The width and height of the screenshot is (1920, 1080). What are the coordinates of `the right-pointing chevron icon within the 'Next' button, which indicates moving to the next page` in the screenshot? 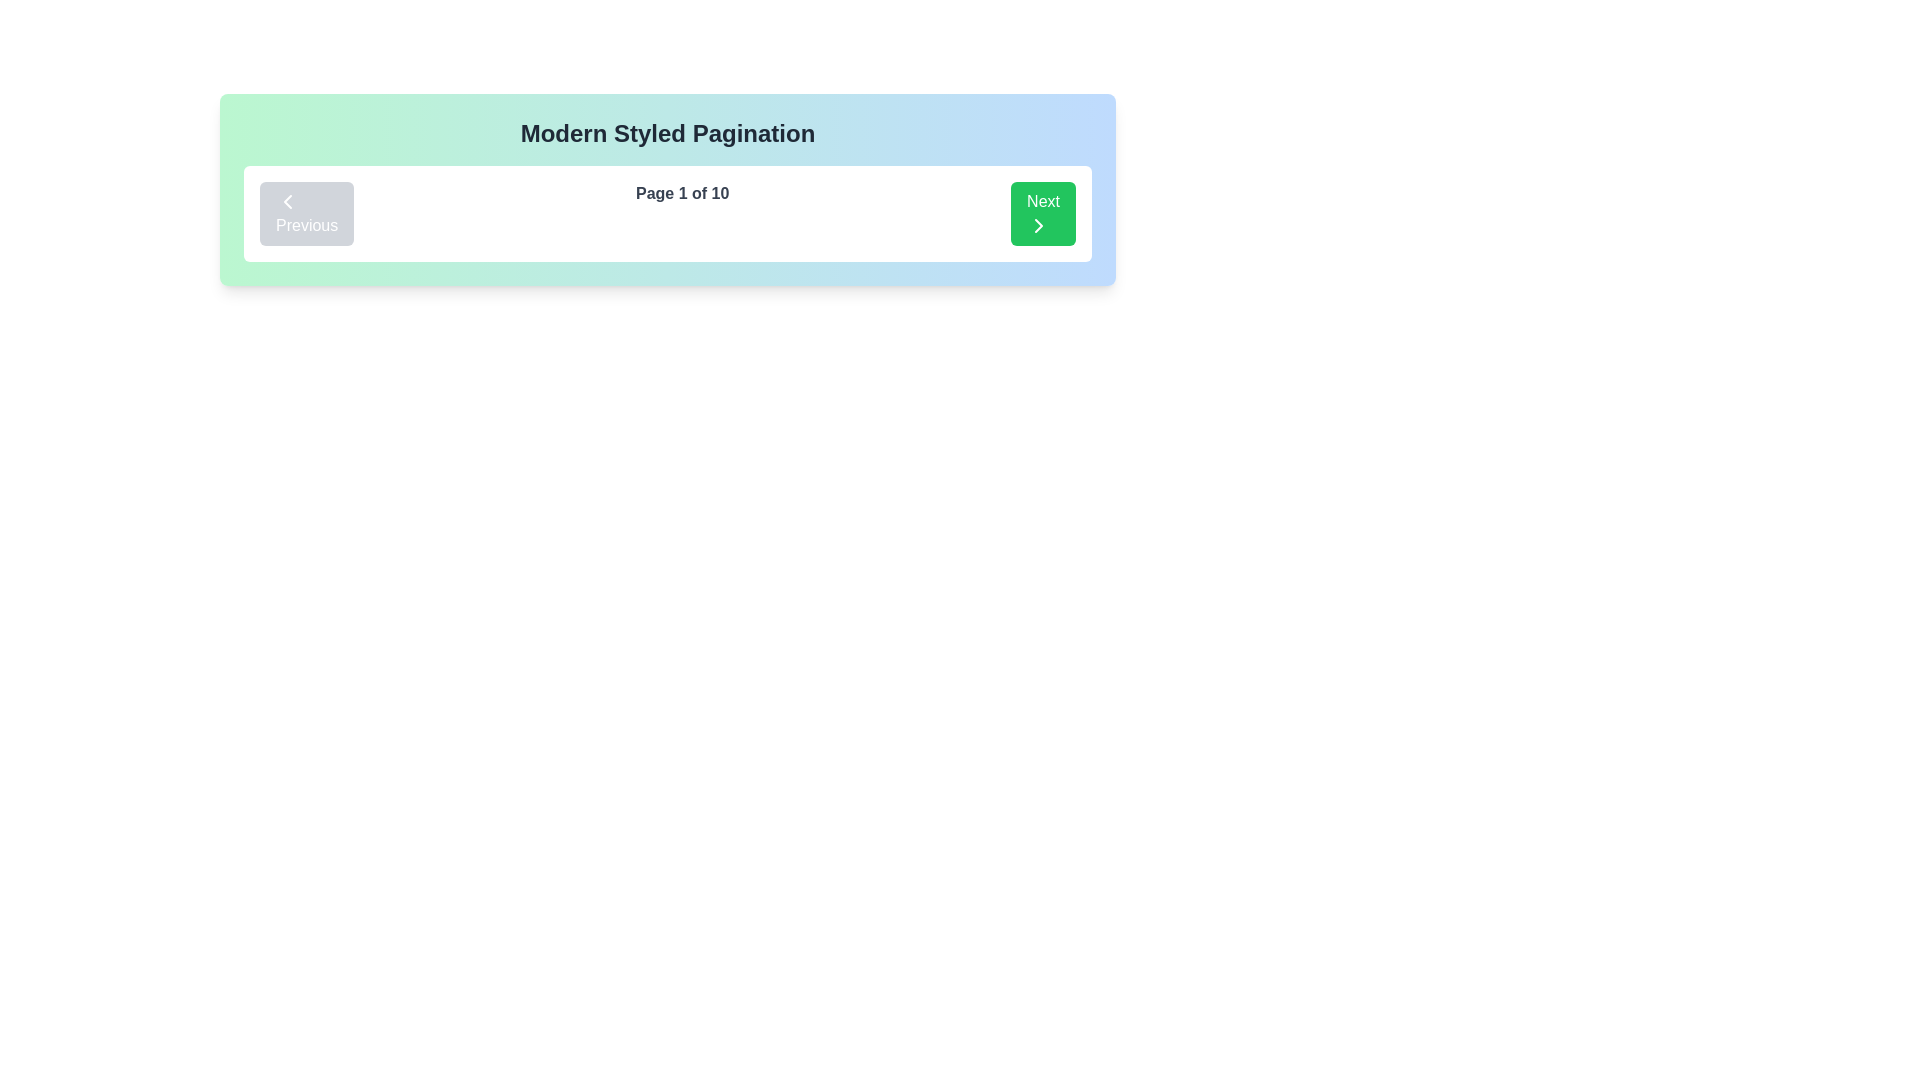 It's located at (1039, 225).